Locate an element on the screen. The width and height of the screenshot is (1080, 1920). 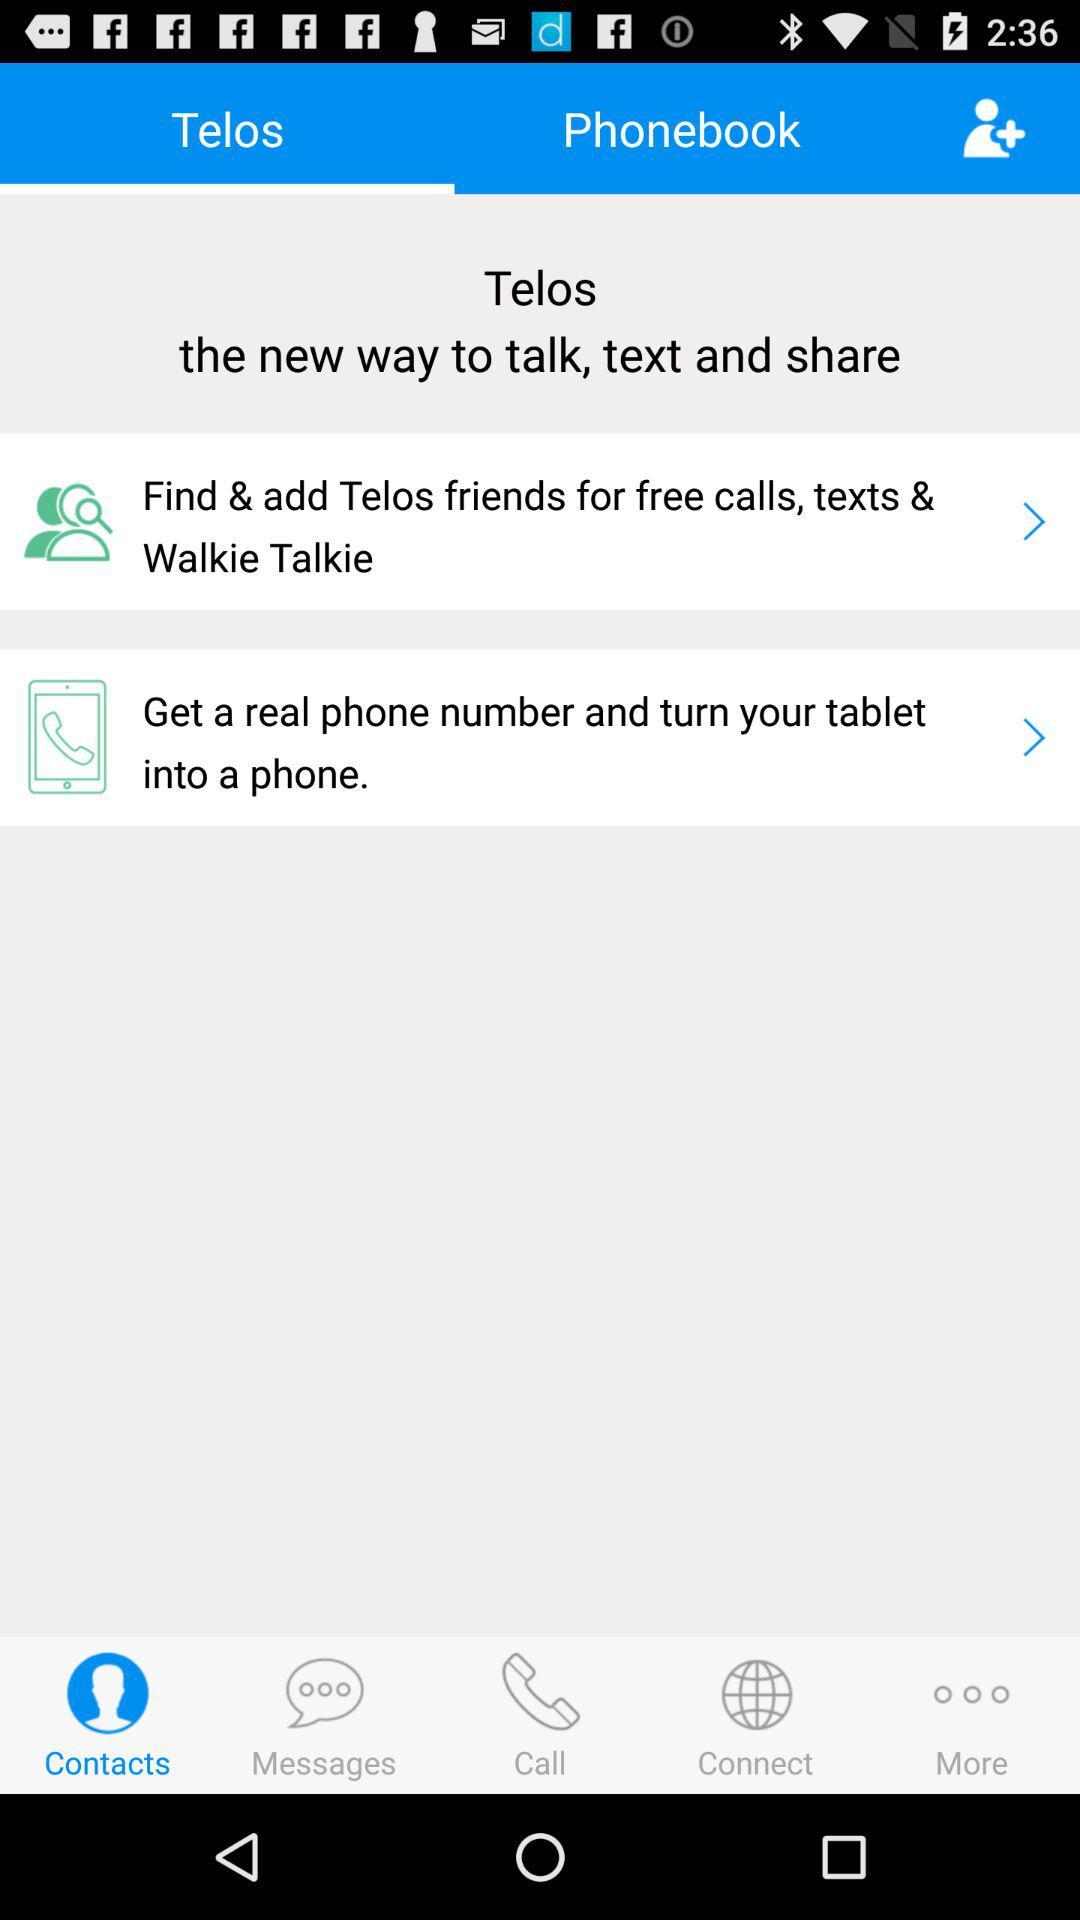
the item next to the phonebook icon is located at coordinates (1020, 127).